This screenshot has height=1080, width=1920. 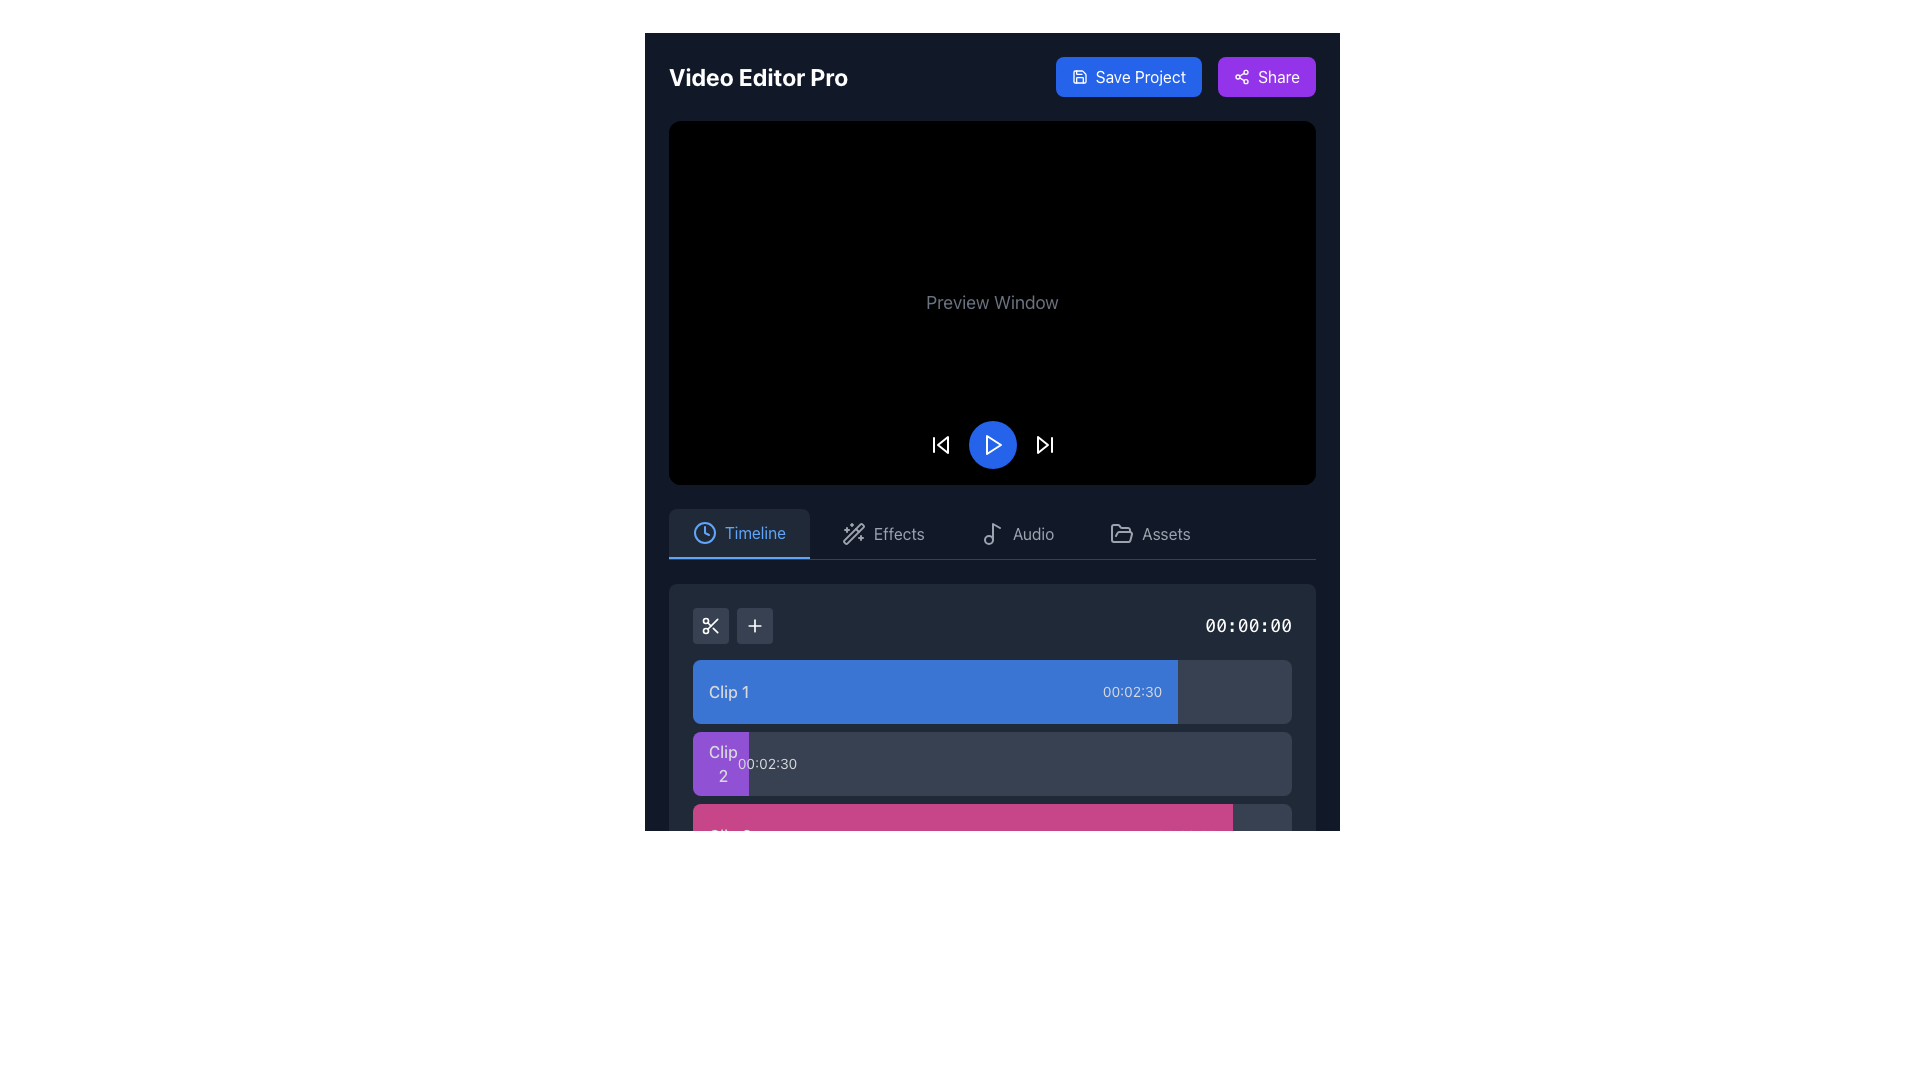 I want to click on the scissors icon button, which is a small icon styled as scissors located in the bottom-left portion of the interface, part of a horizontal set of two buttons, so click(x=710, y=623).